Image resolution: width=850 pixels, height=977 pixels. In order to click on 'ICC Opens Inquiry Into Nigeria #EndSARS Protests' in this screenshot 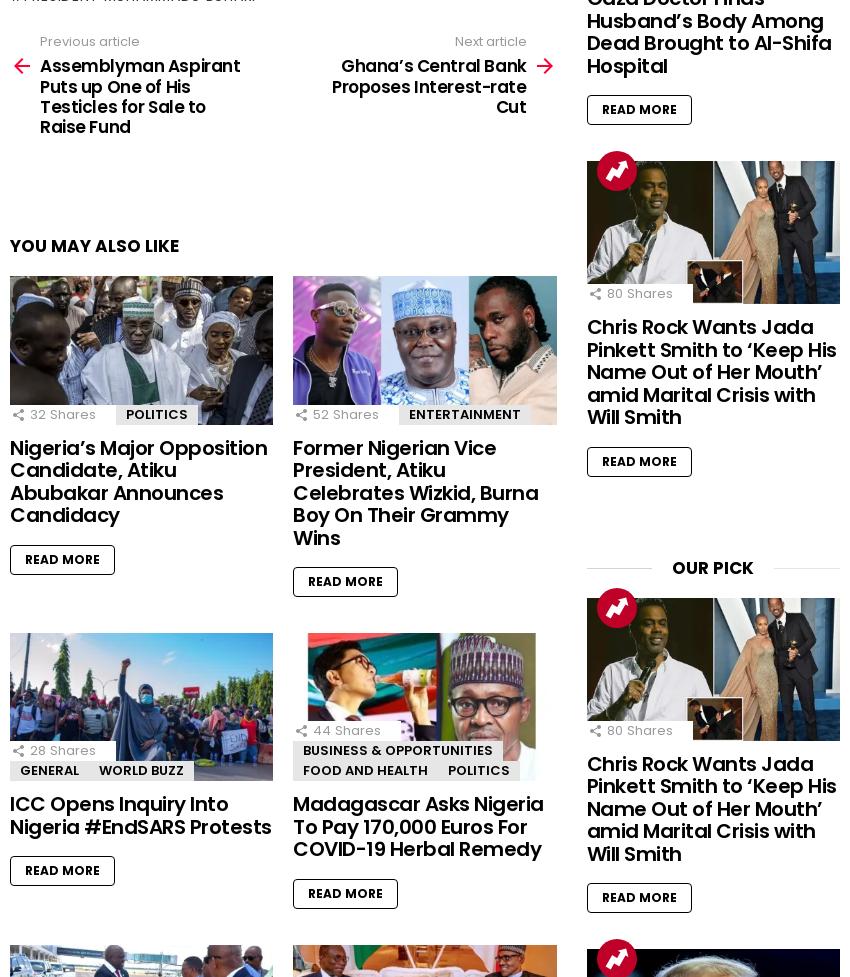, I will do `click(140, 814)`.